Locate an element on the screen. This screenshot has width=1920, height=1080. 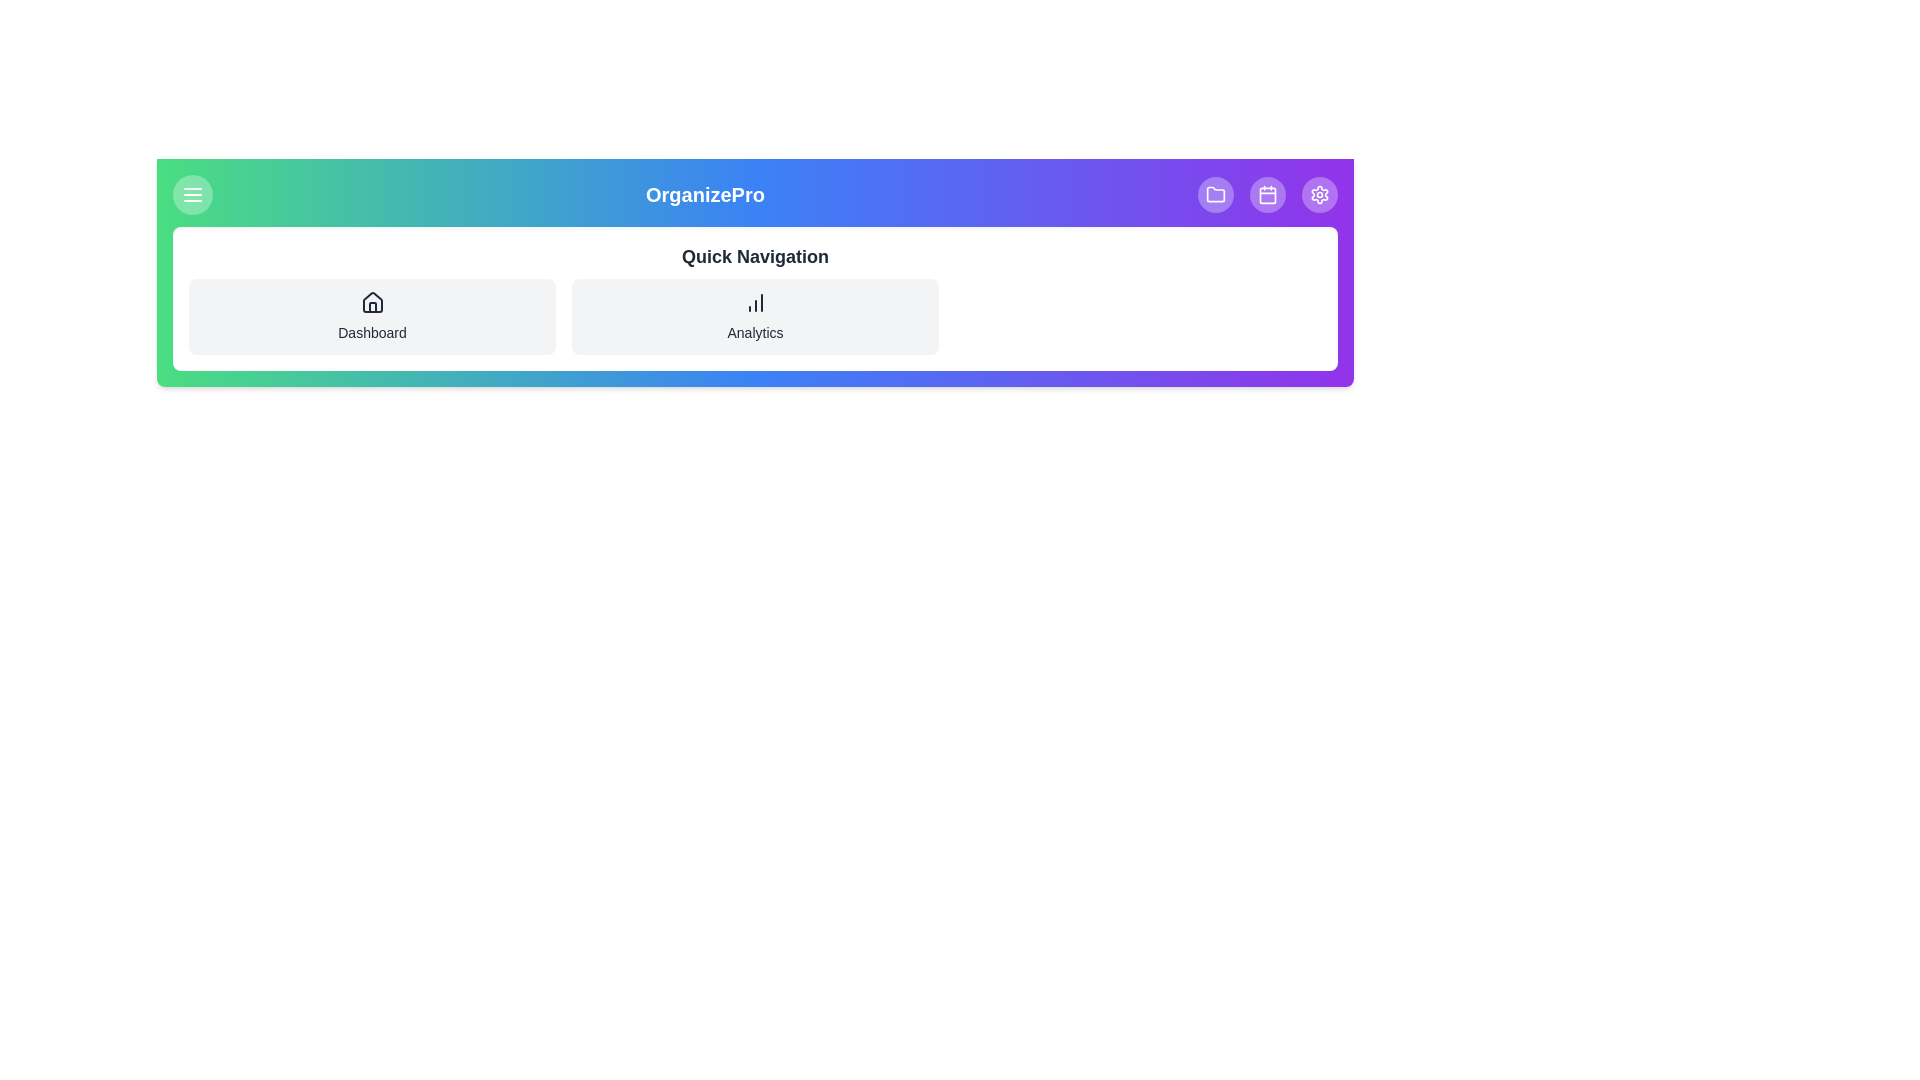
'Dashboard' button in the Quick Navigation section is located at coordinates (372, 315).